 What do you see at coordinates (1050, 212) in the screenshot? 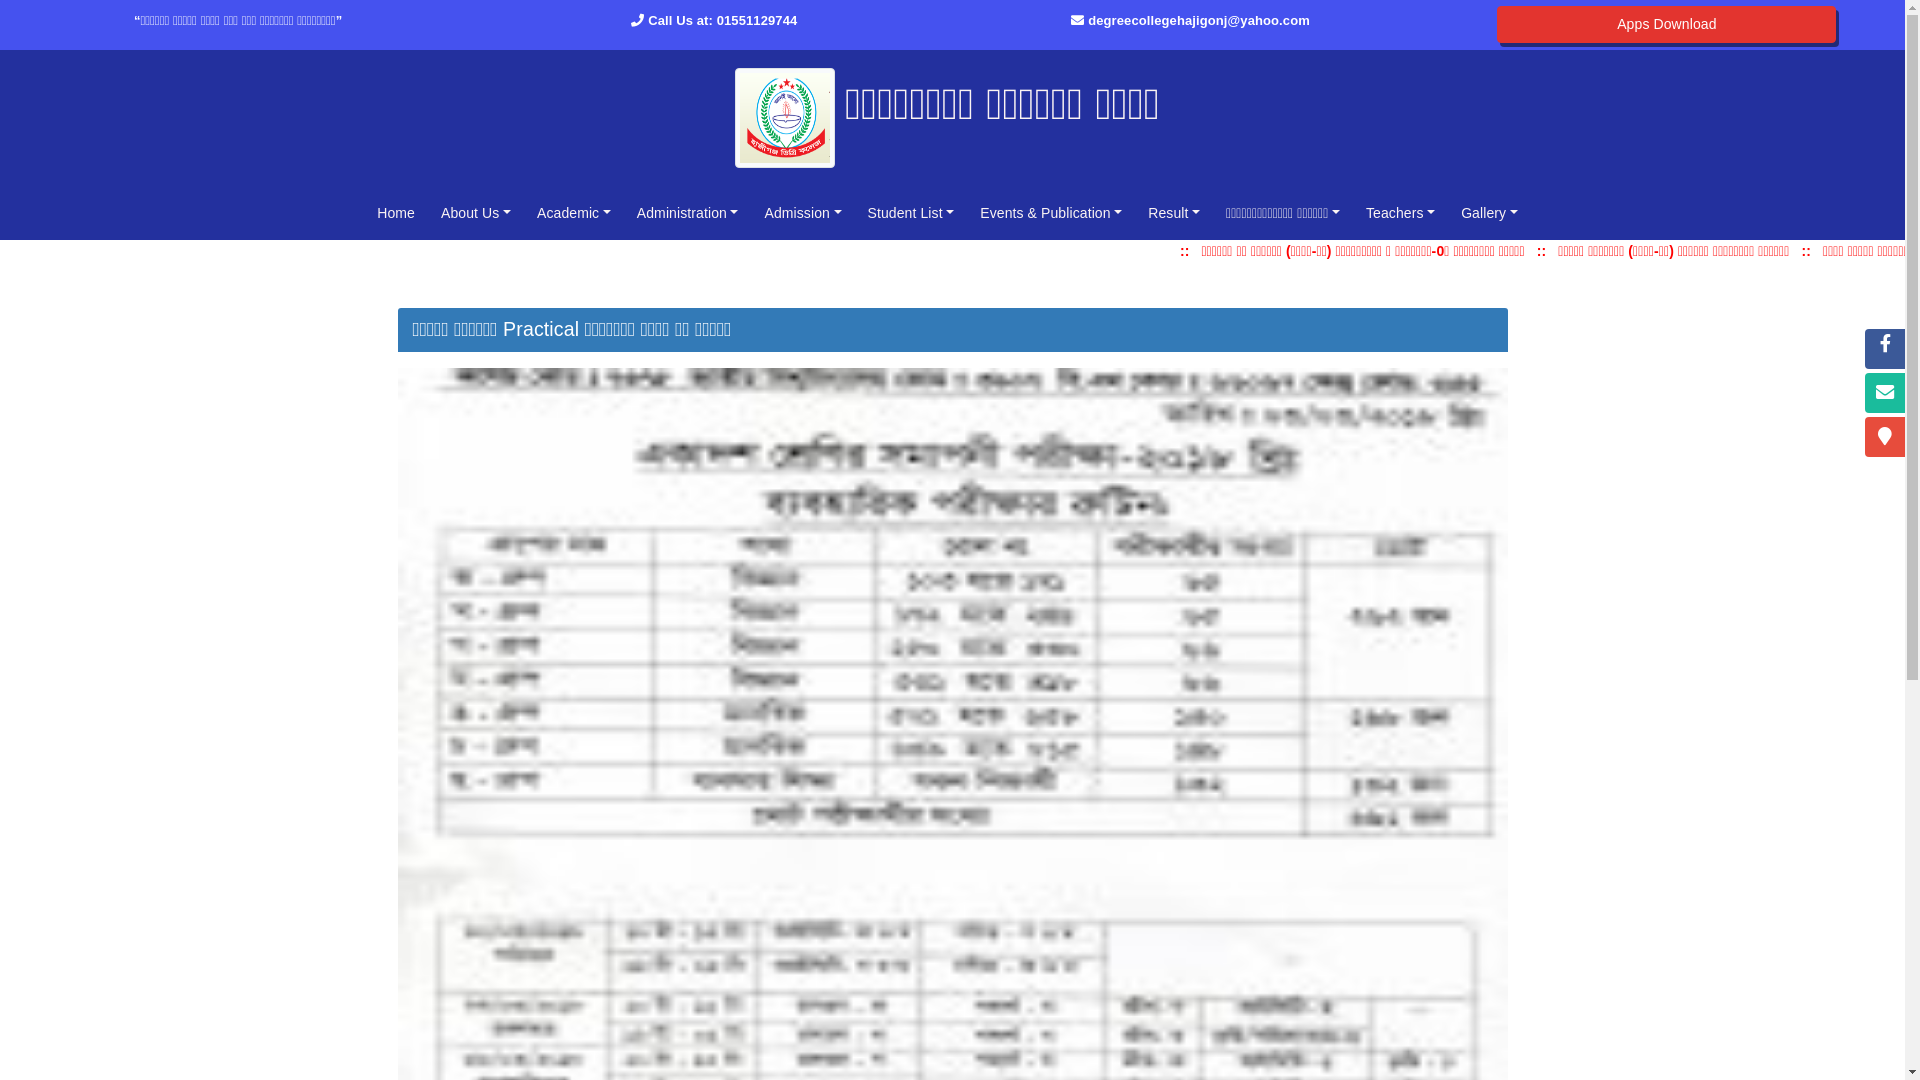
I see `'Events & Publication'` at bounding box center [1050, 212].